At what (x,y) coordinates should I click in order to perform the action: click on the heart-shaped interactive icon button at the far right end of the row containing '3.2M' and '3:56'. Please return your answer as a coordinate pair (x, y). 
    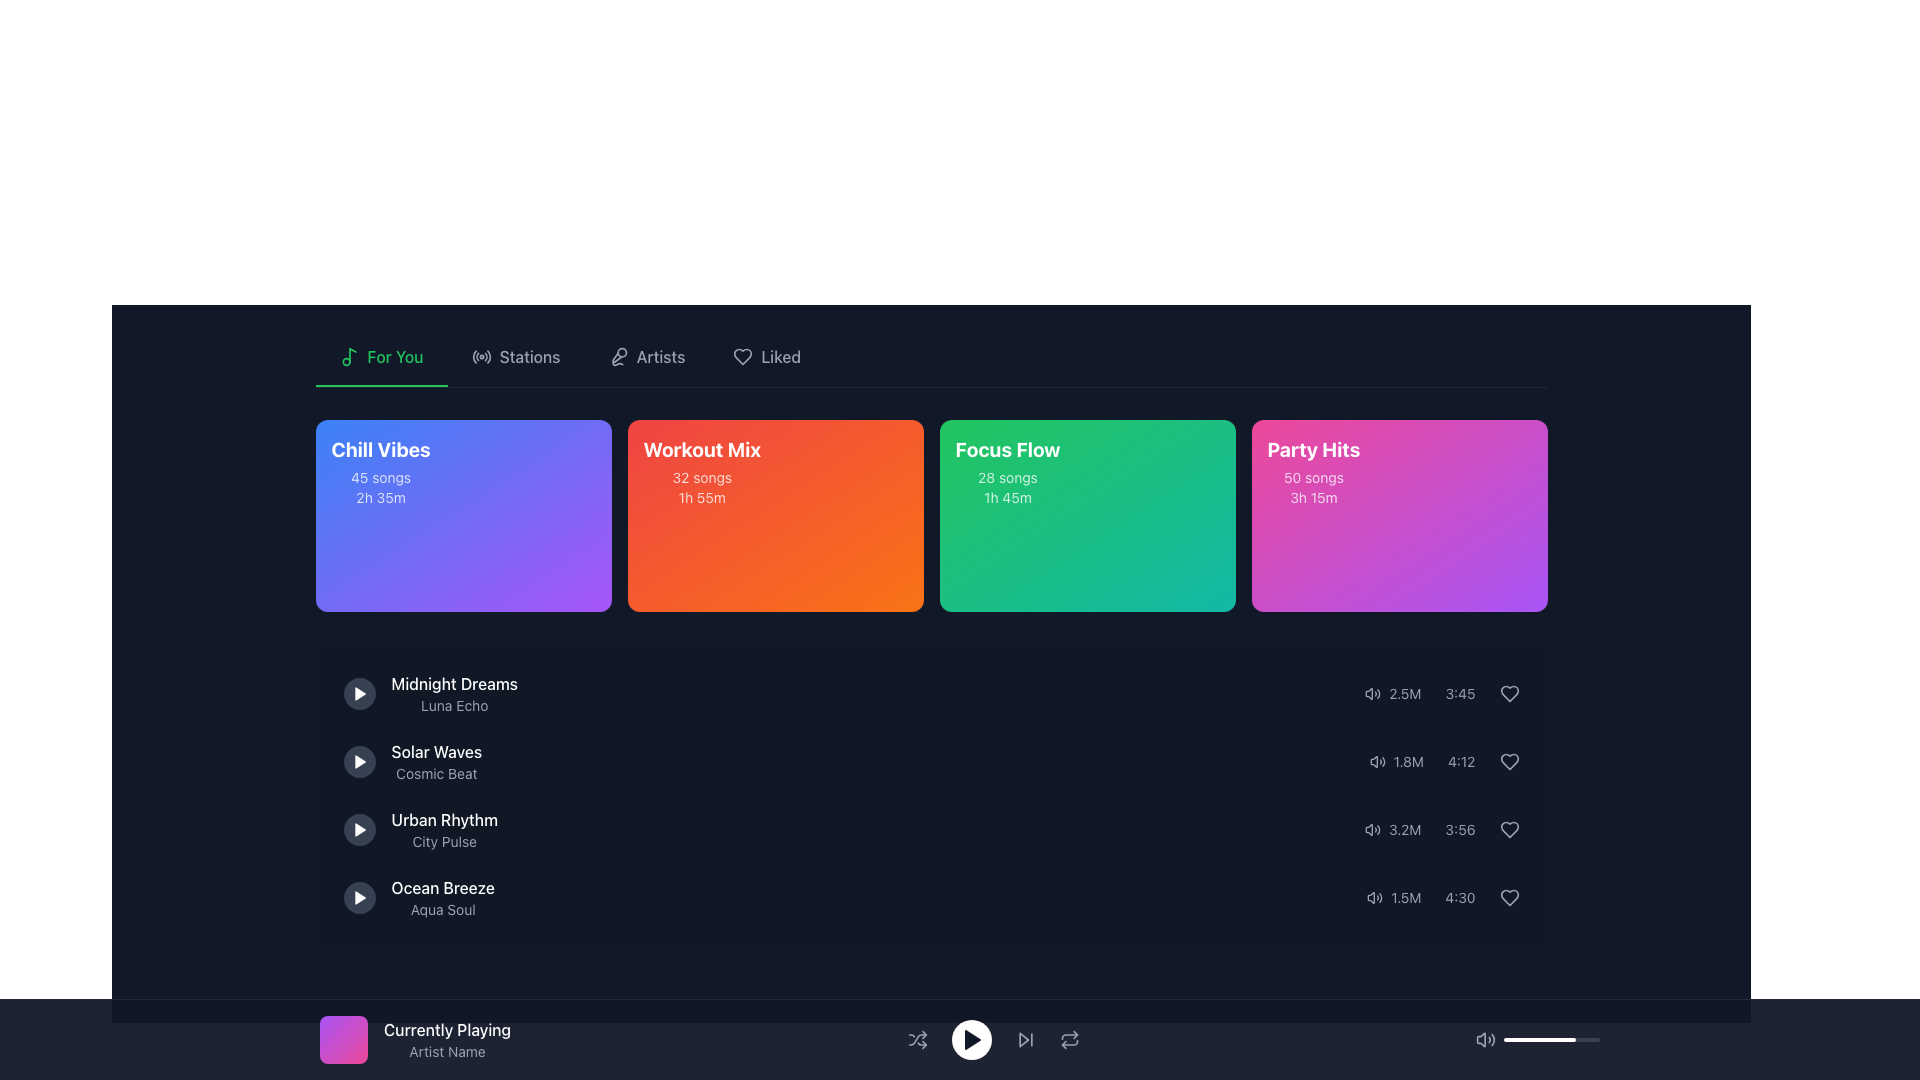
    Looking at the image, I should click on (1509, 829).